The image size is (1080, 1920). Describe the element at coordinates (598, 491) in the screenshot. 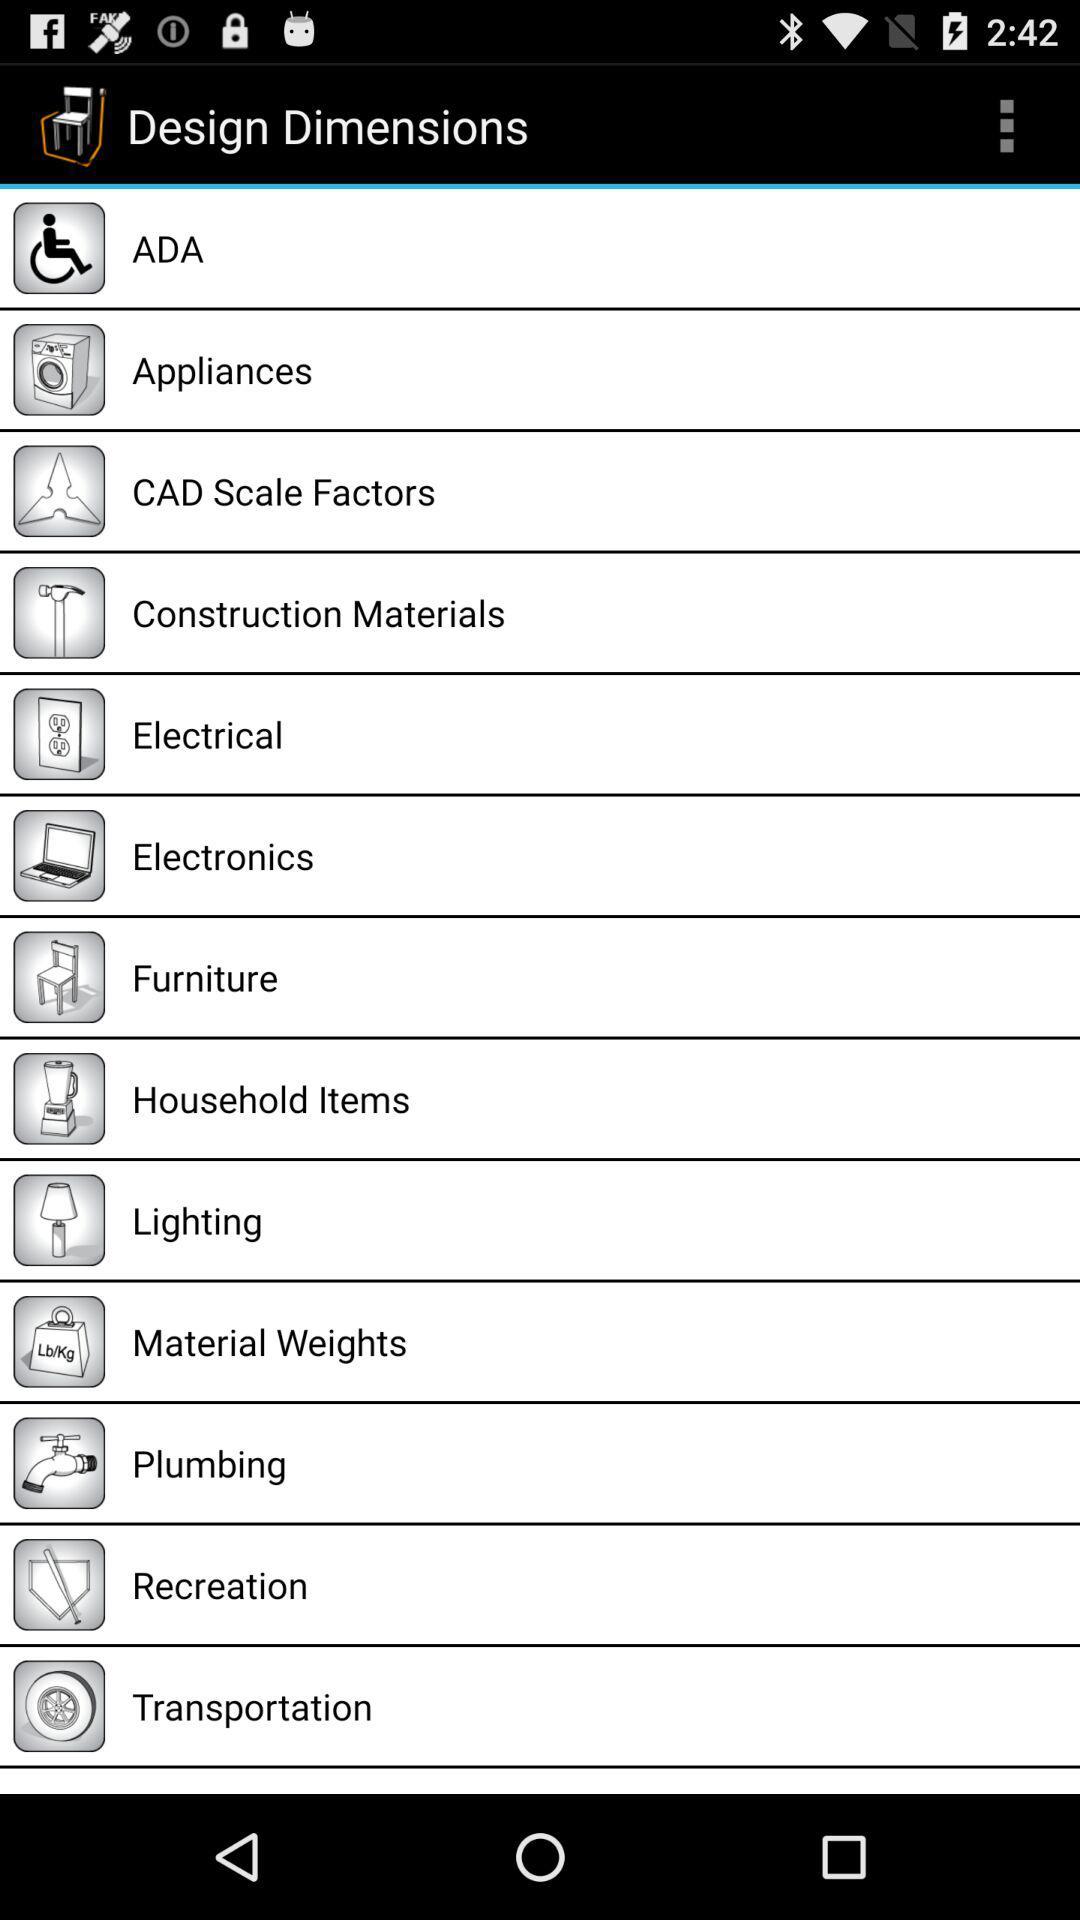

I see `the cad scale factors app` at that location.